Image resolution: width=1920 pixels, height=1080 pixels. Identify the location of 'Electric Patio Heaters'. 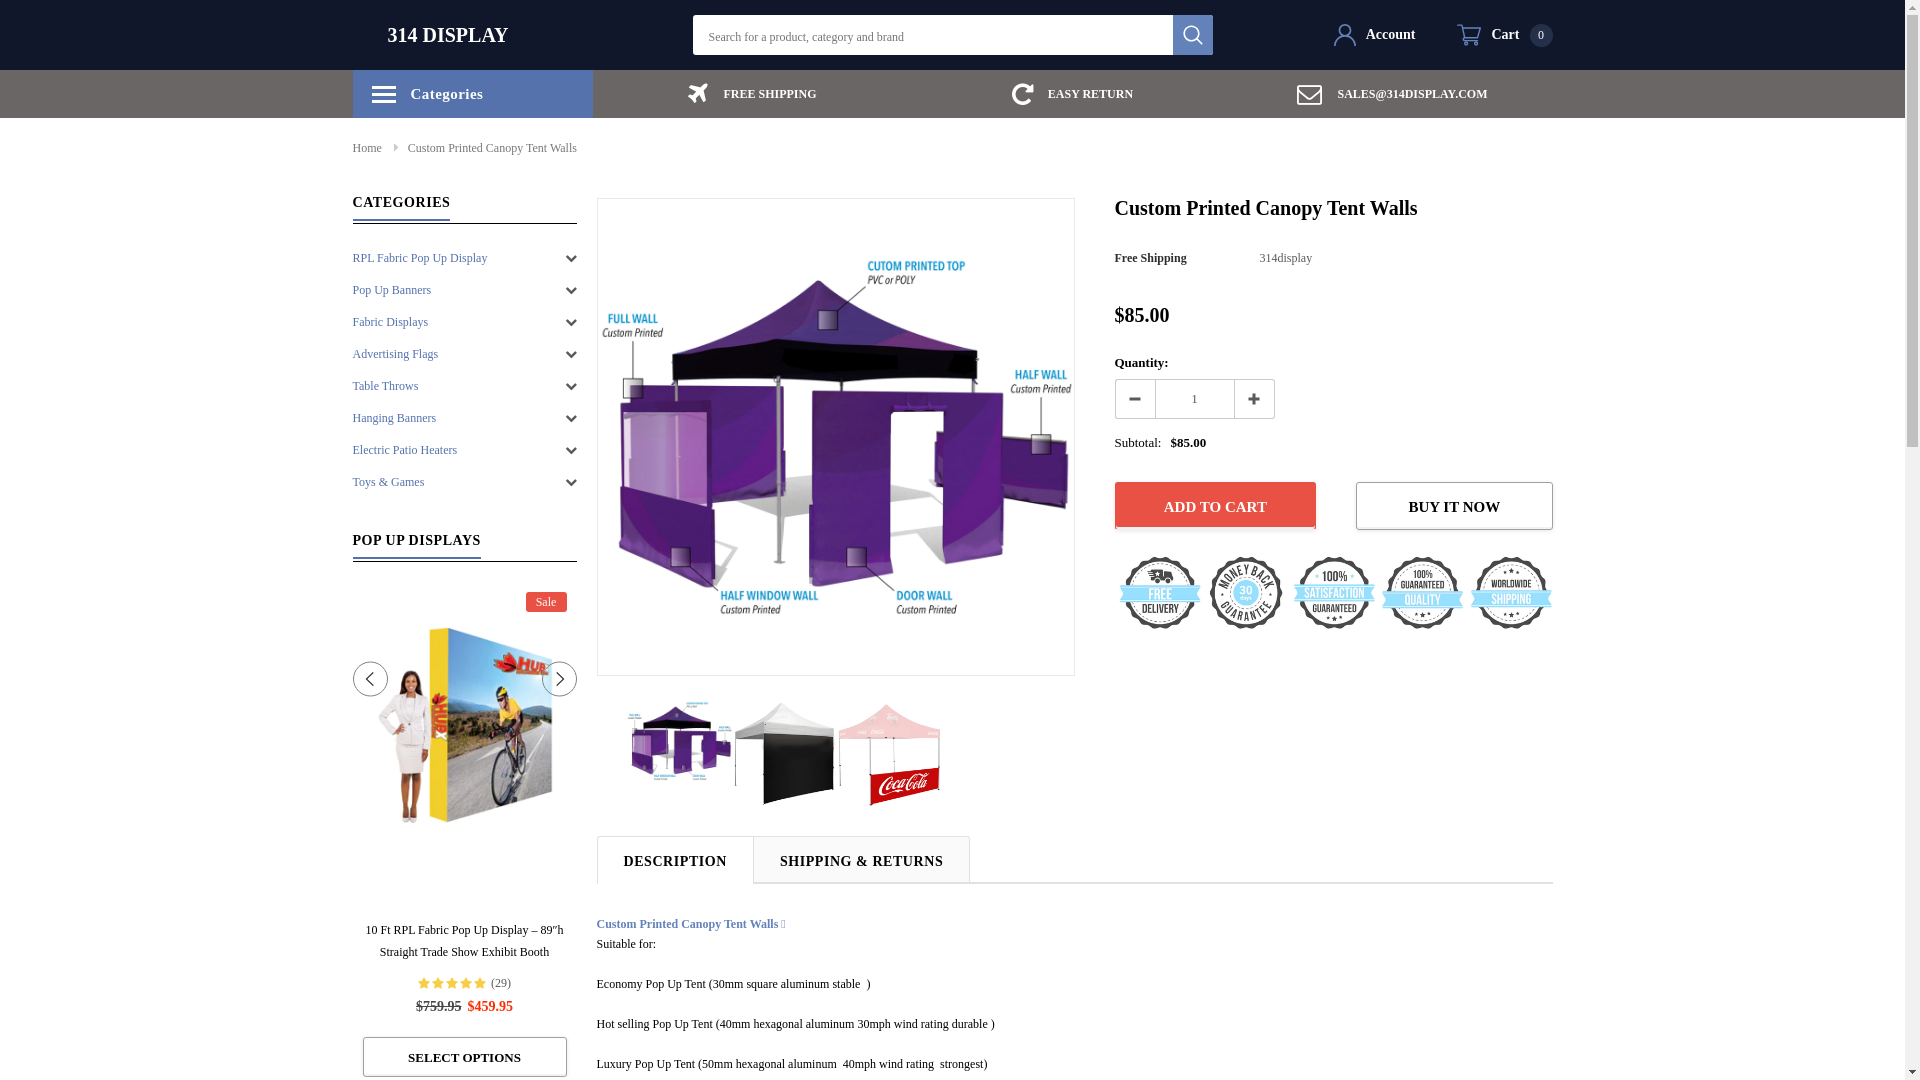
(403, 450).